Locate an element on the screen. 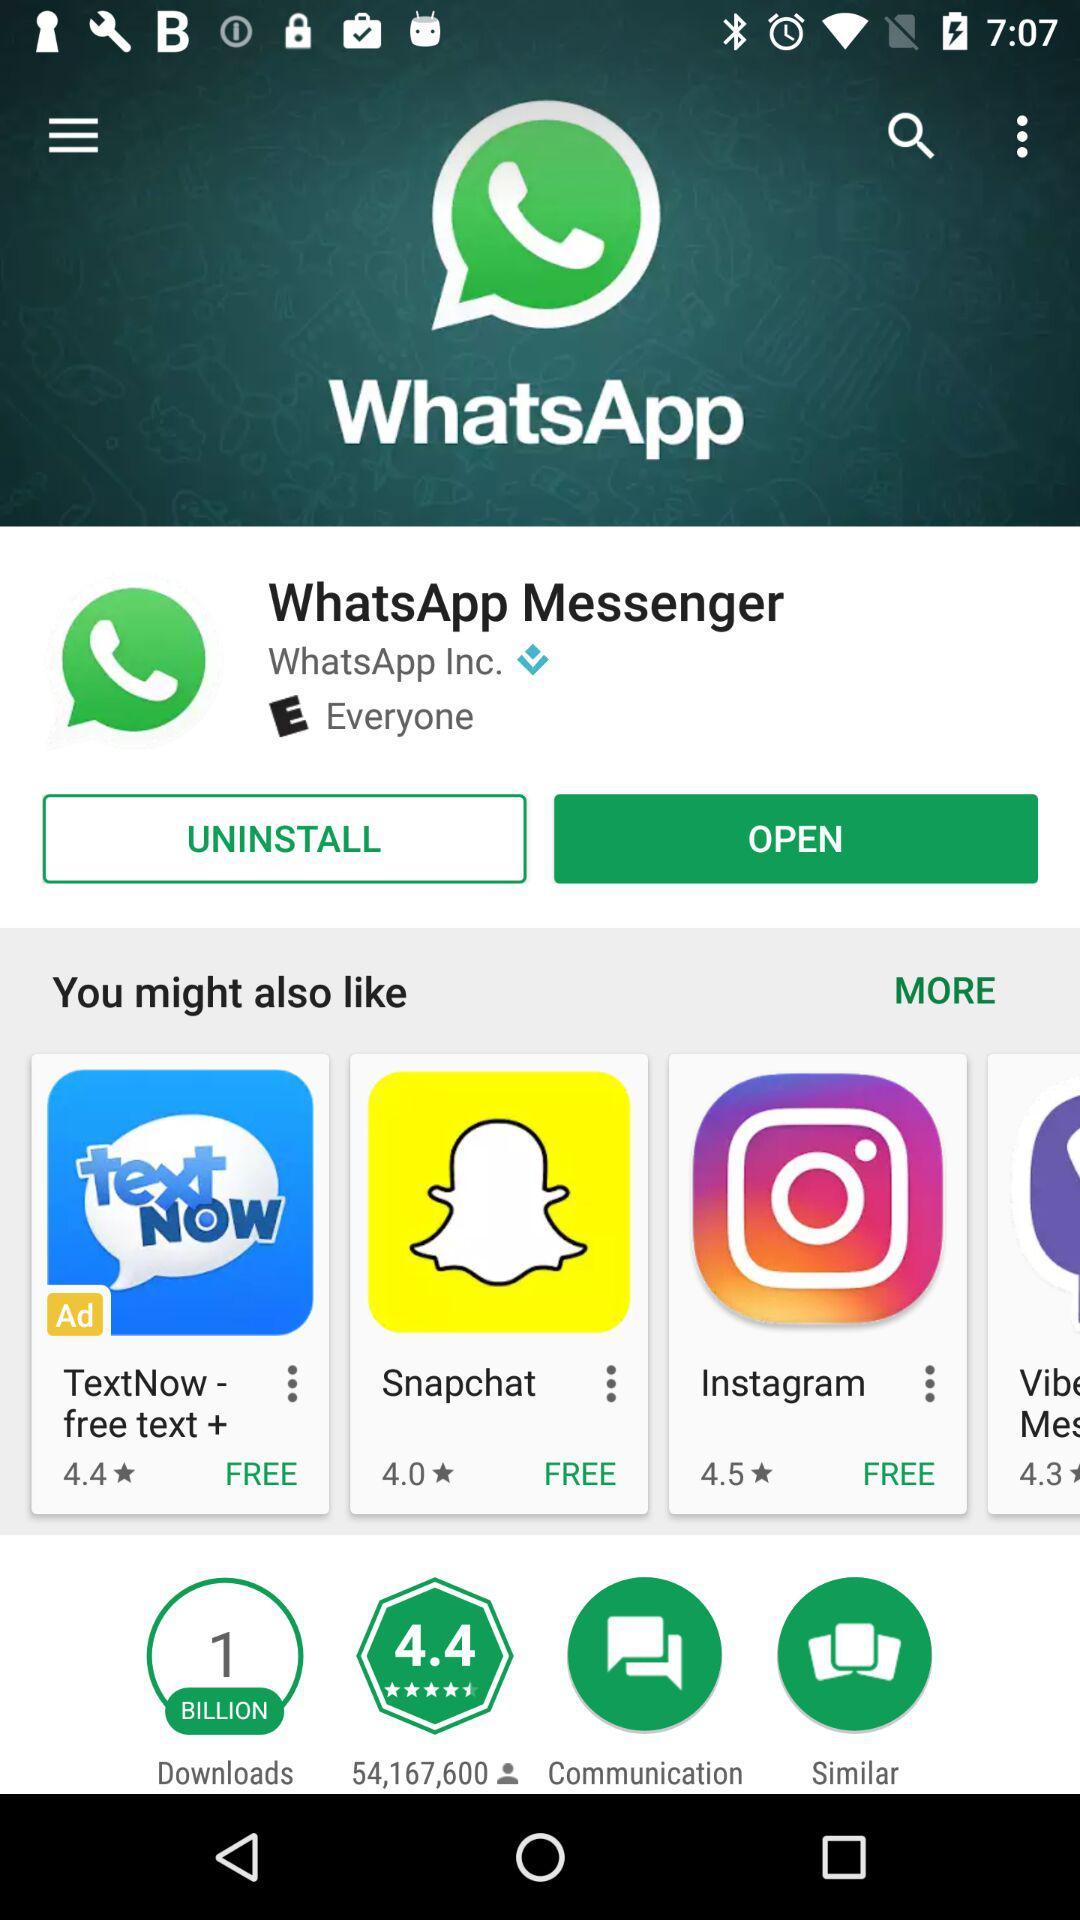 The height and width of the screenshot is (1920, 1080). the customize and control icon which is near the instagram application is located at coordinates (909, 1382).